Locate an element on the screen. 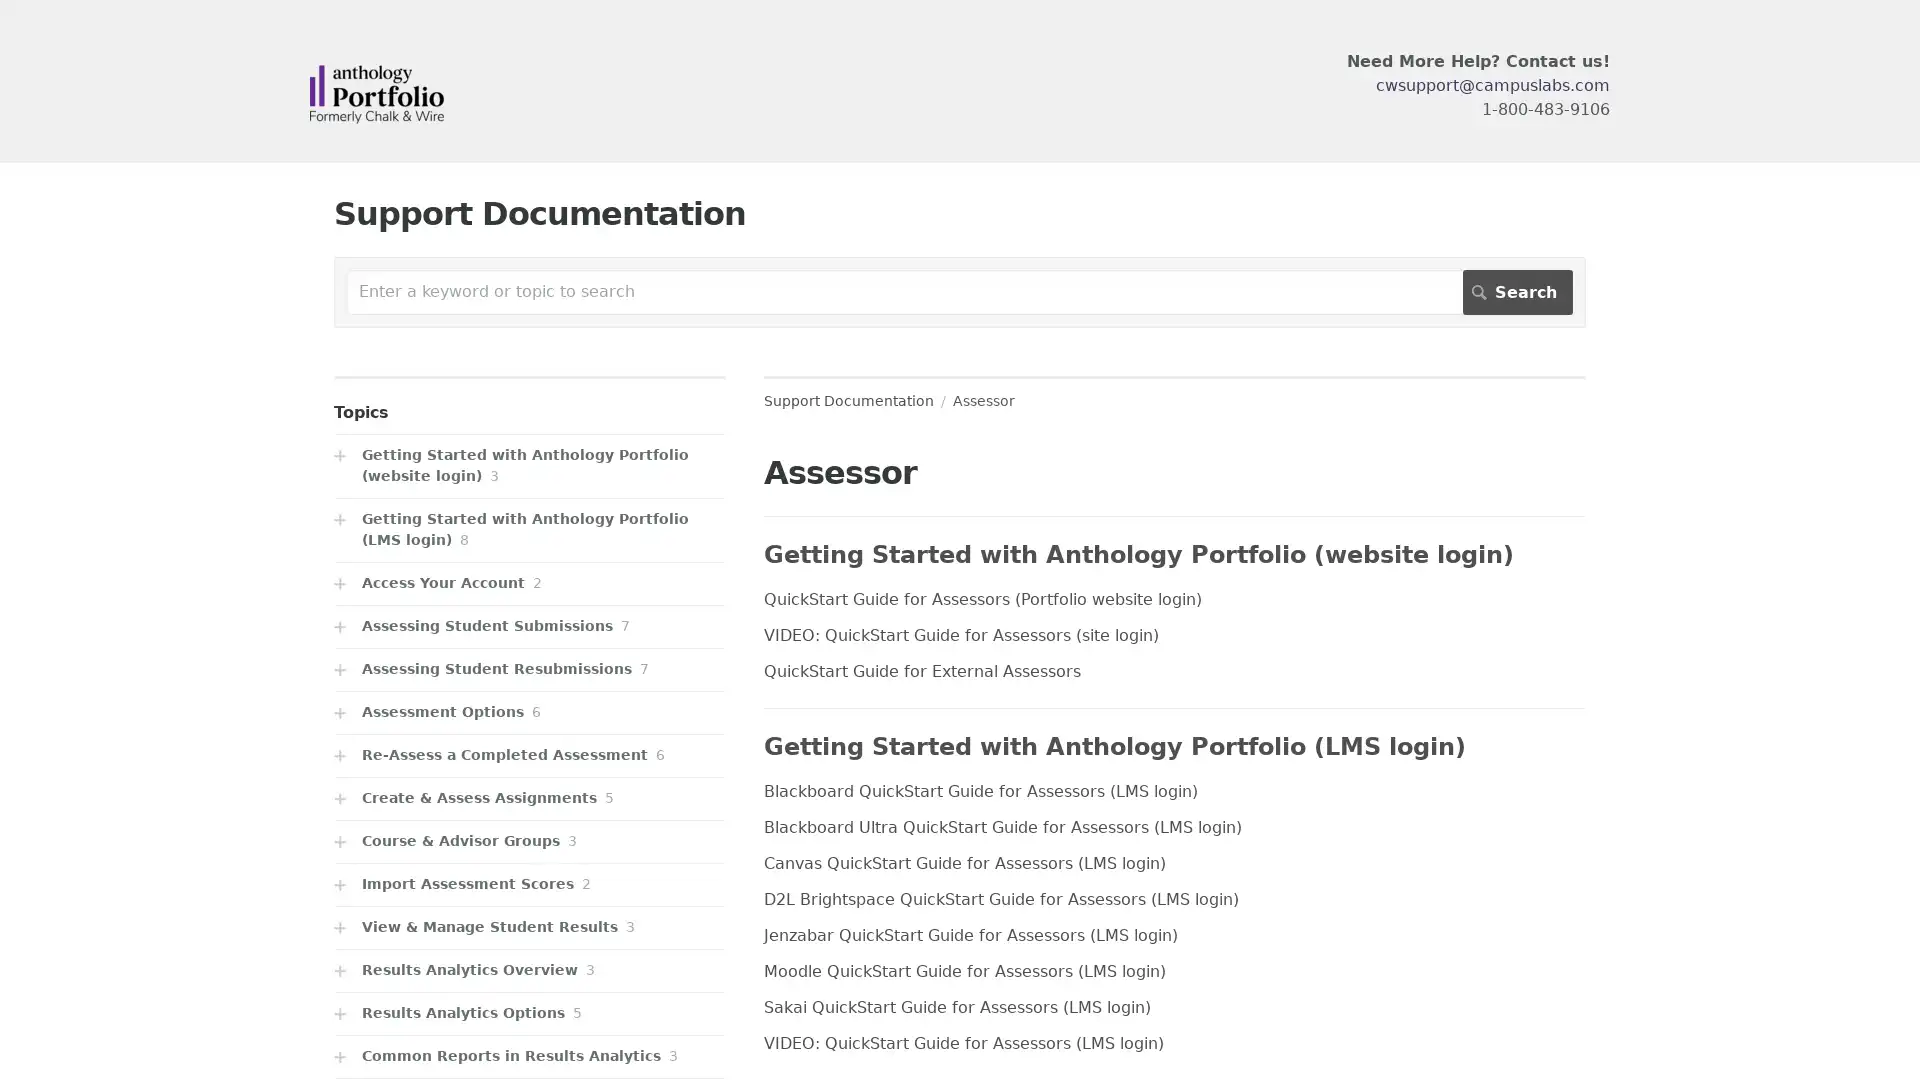  Re-Assess a Completed Assessment 6 is located at coordinates (529, 755).